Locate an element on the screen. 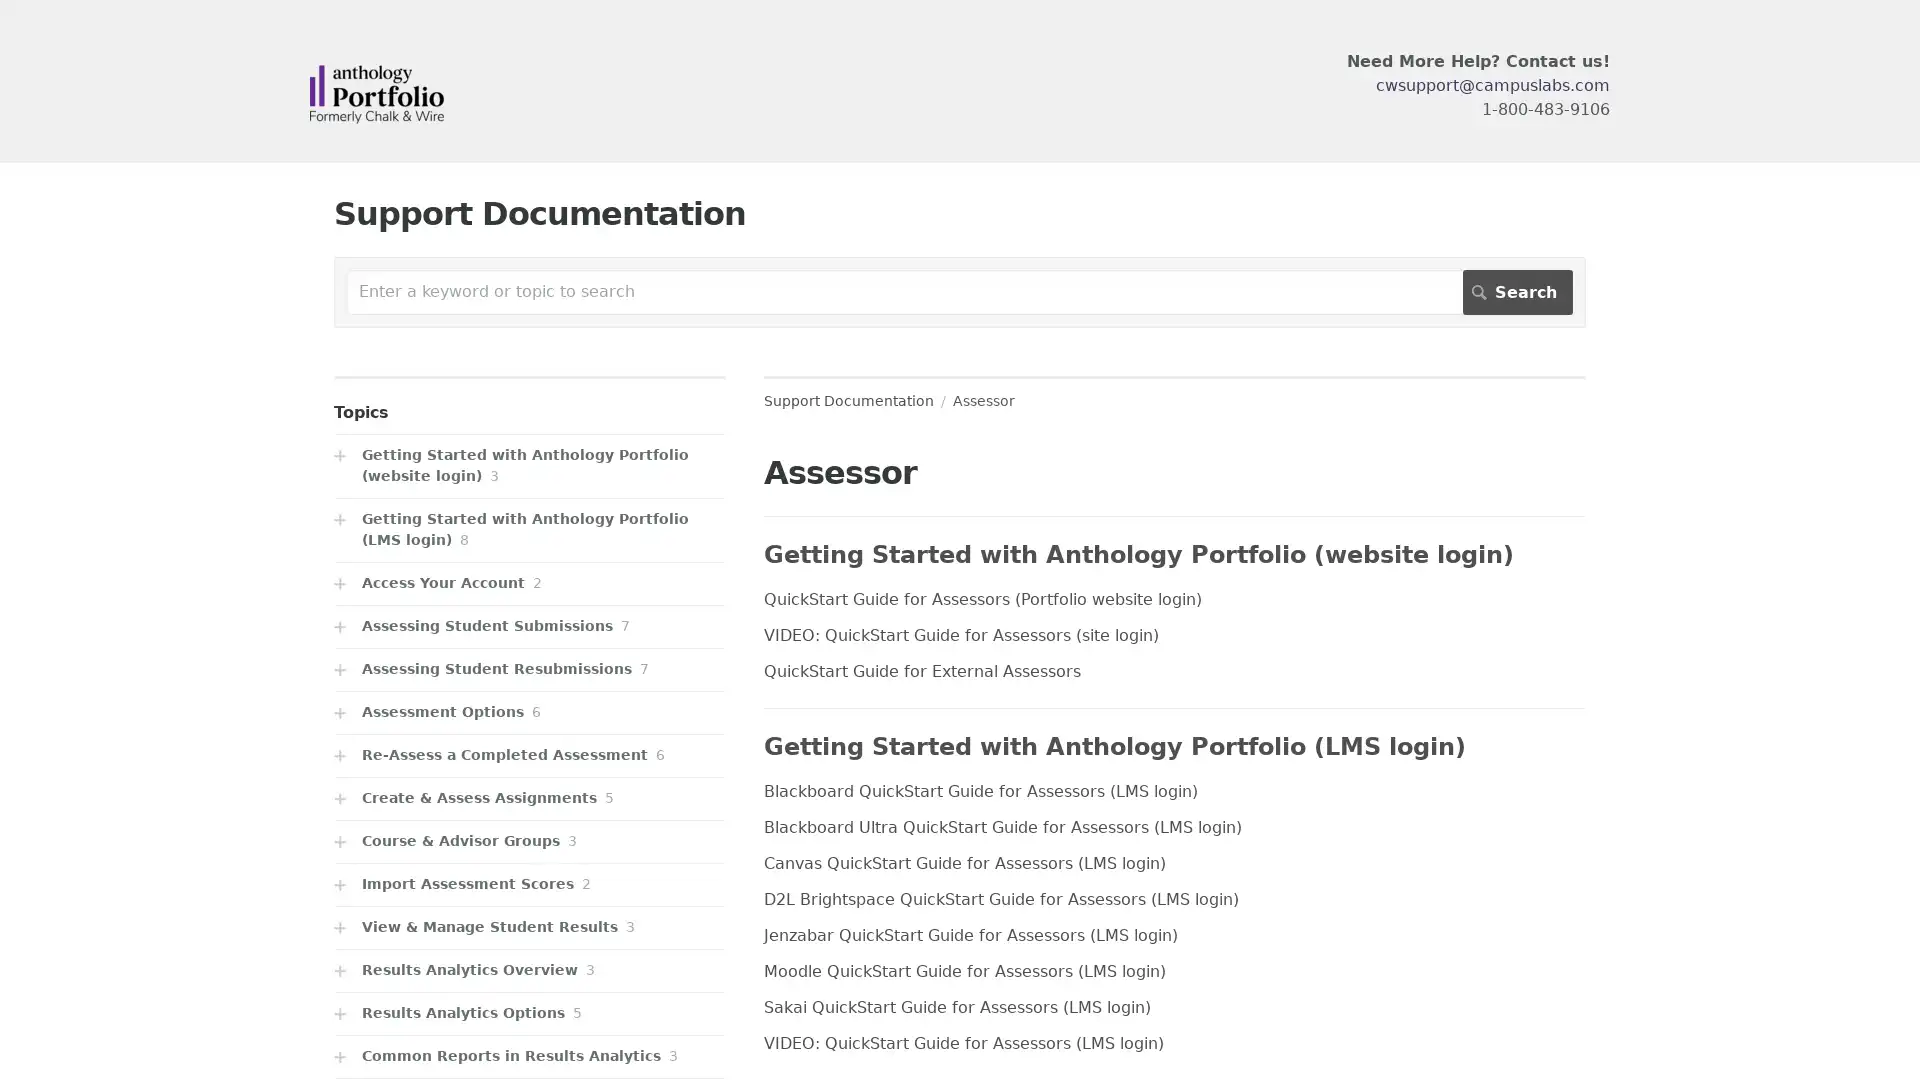  Re-Assess a Completed Assessment 6 is located at coordinates (529, 755).